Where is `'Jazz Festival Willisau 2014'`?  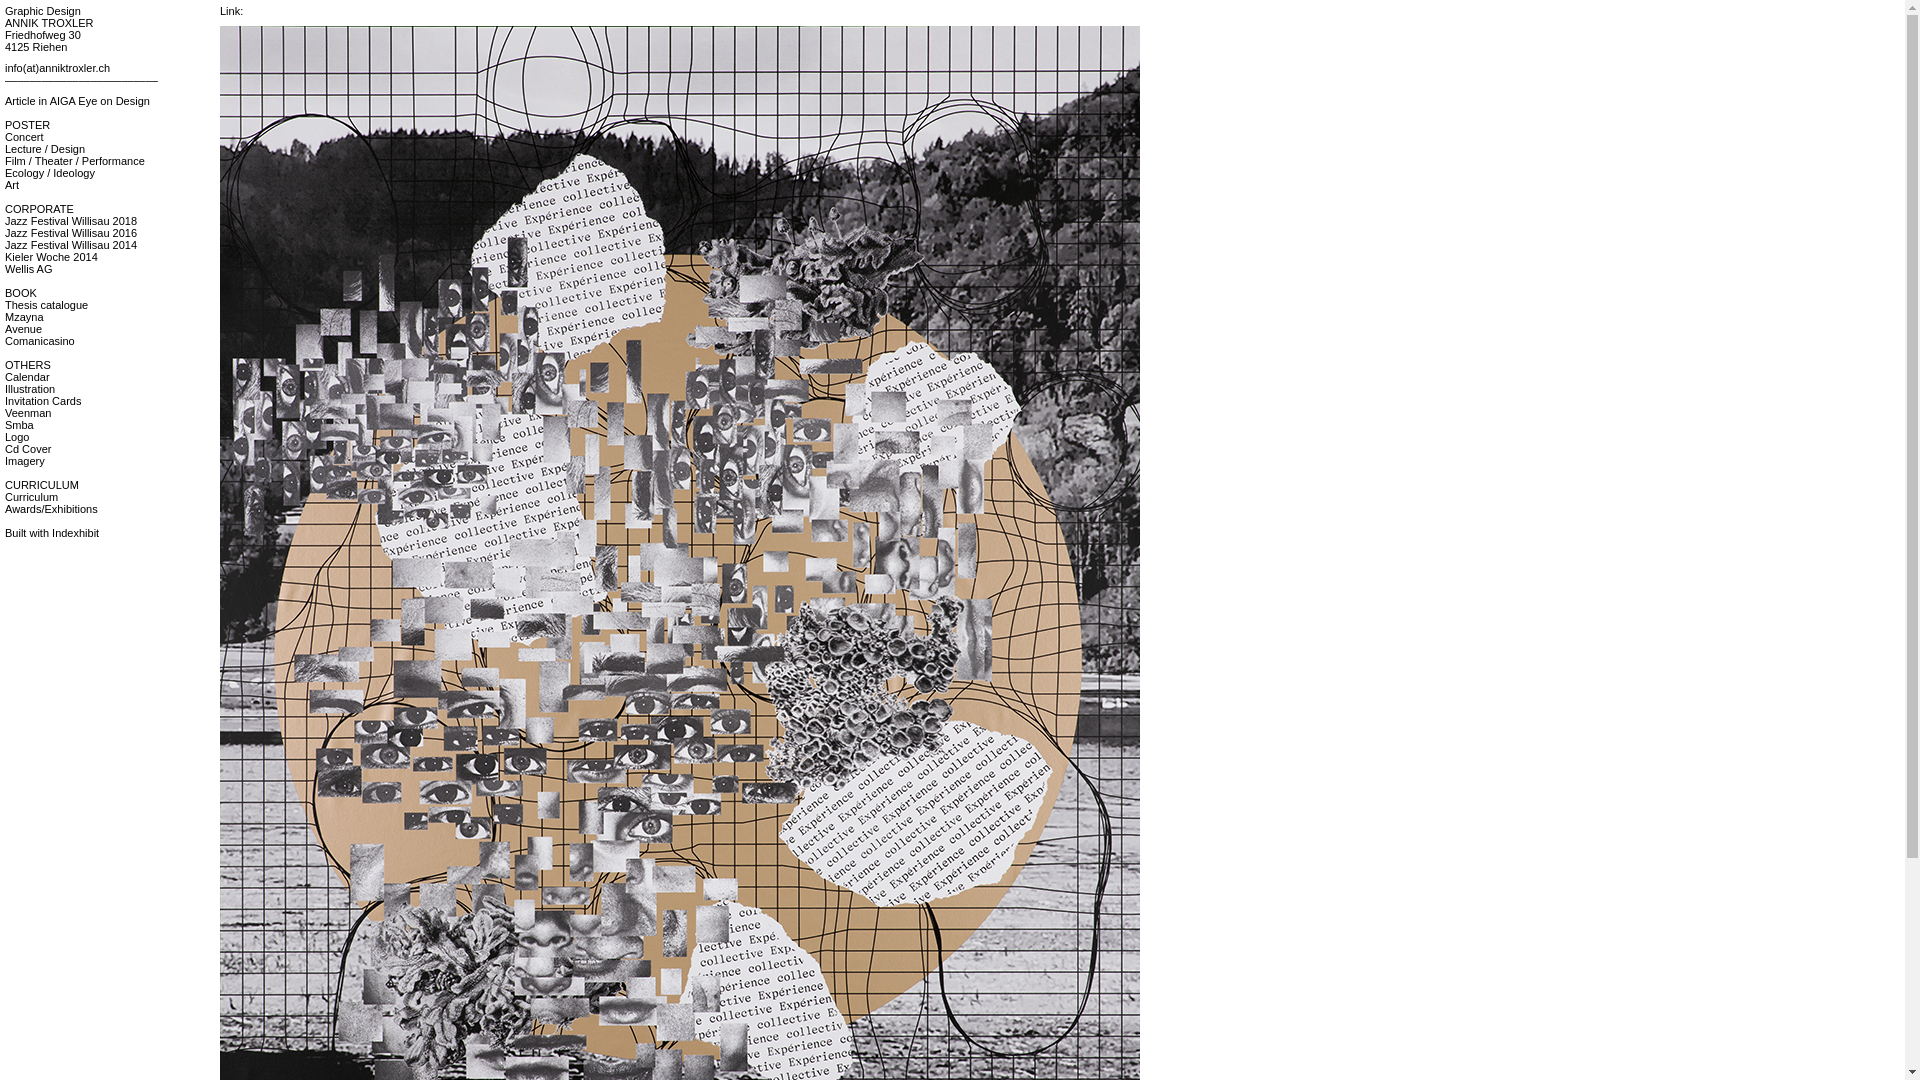 'Jazz Festival Willisau 2014' is located at coordinates (71, 244).